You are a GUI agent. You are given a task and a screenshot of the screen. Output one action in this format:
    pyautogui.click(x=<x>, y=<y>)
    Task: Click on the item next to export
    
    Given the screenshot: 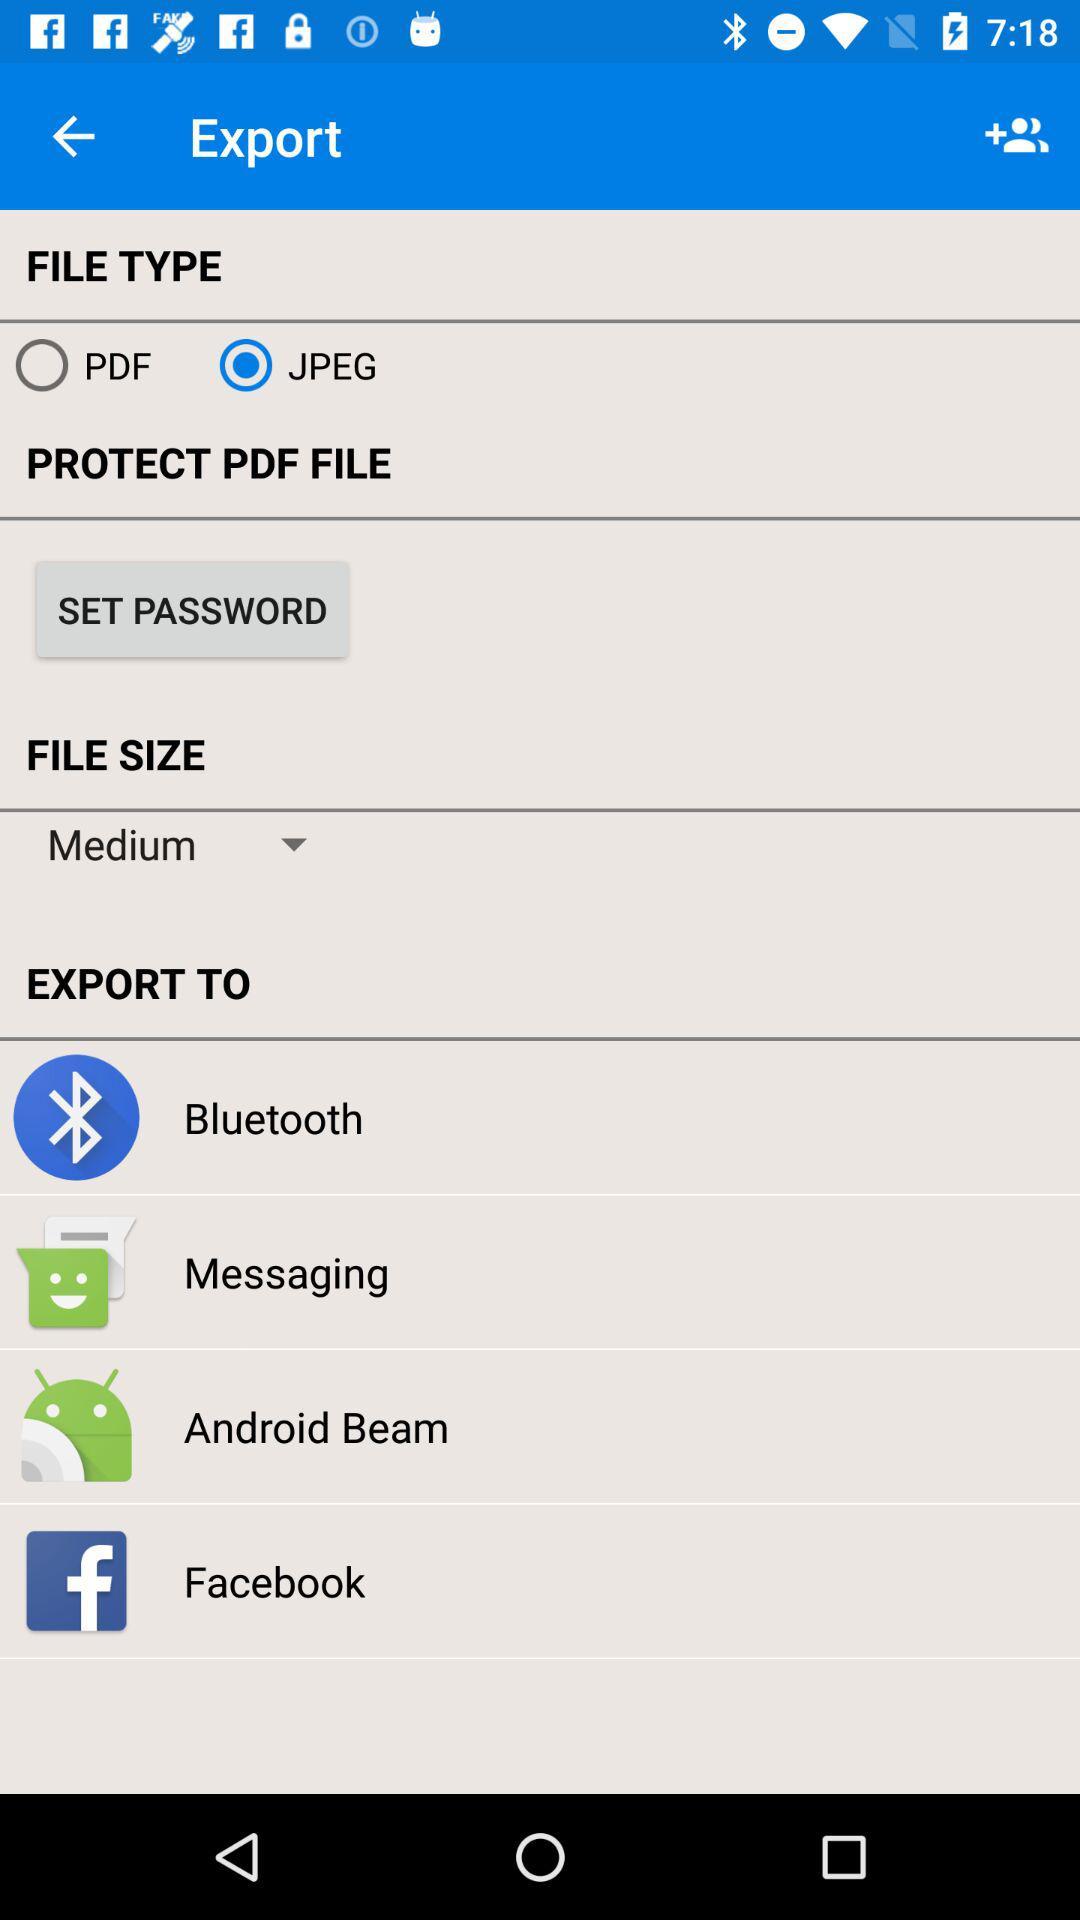 What is the action you would take?
    pyautogui.click(x=72, y=135)
    